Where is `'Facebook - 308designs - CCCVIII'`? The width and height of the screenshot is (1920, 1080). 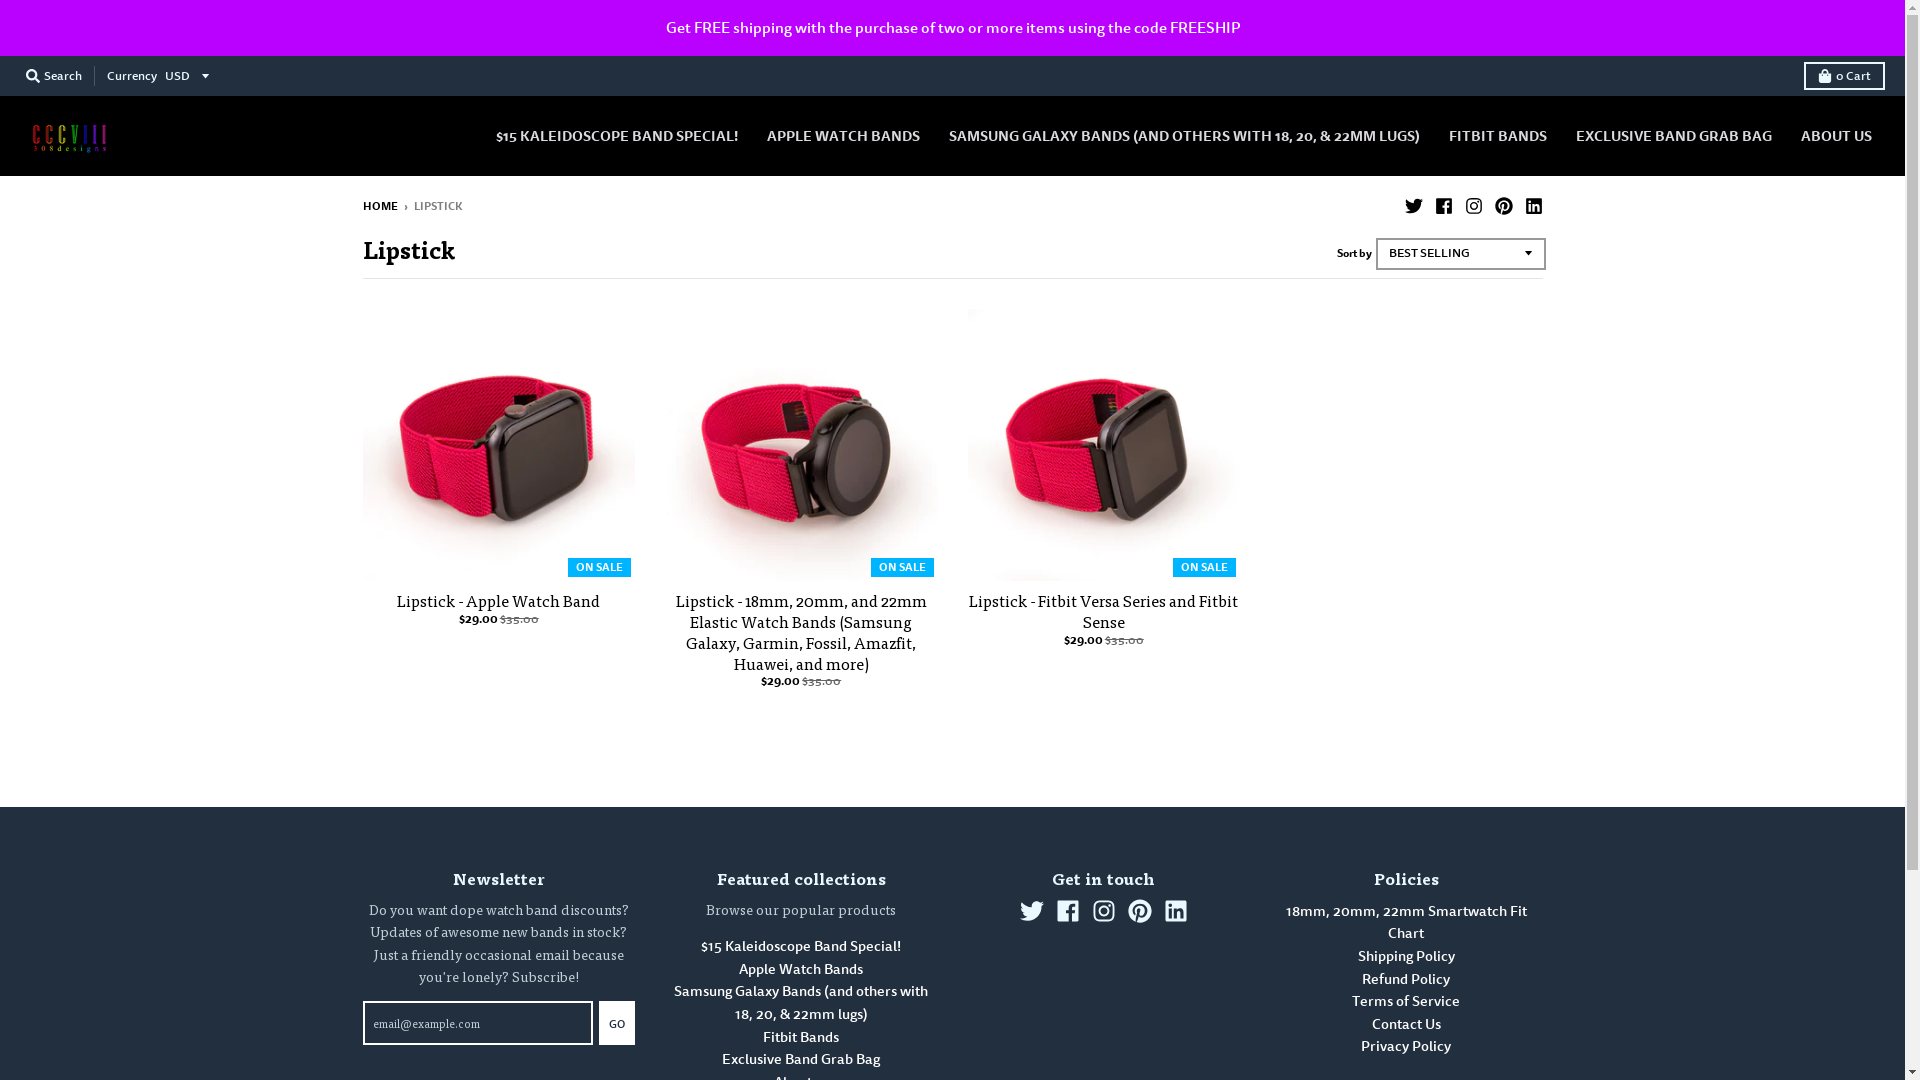 'Facebook - 308designs - CCCVIII' is located at coordinates (1067, 910).